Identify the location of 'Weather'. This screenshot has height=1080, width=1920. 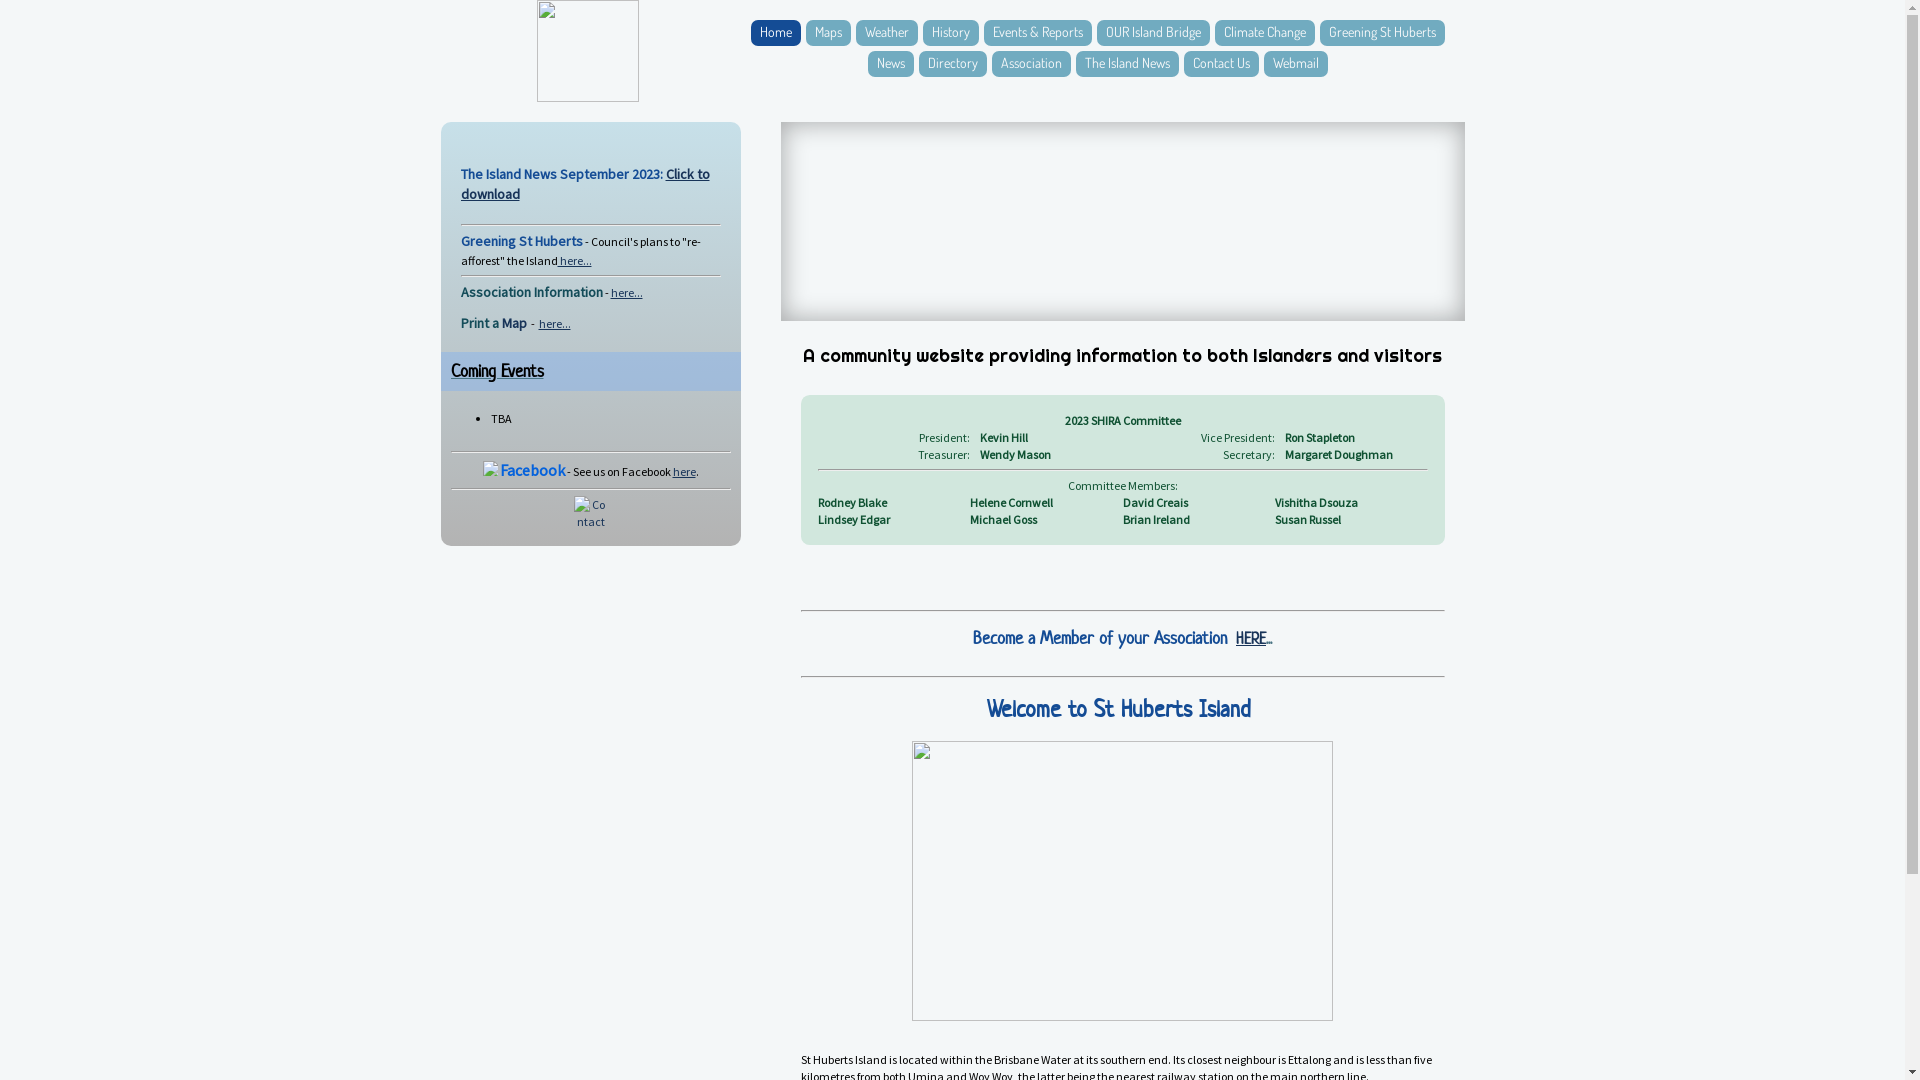
(886, 33).